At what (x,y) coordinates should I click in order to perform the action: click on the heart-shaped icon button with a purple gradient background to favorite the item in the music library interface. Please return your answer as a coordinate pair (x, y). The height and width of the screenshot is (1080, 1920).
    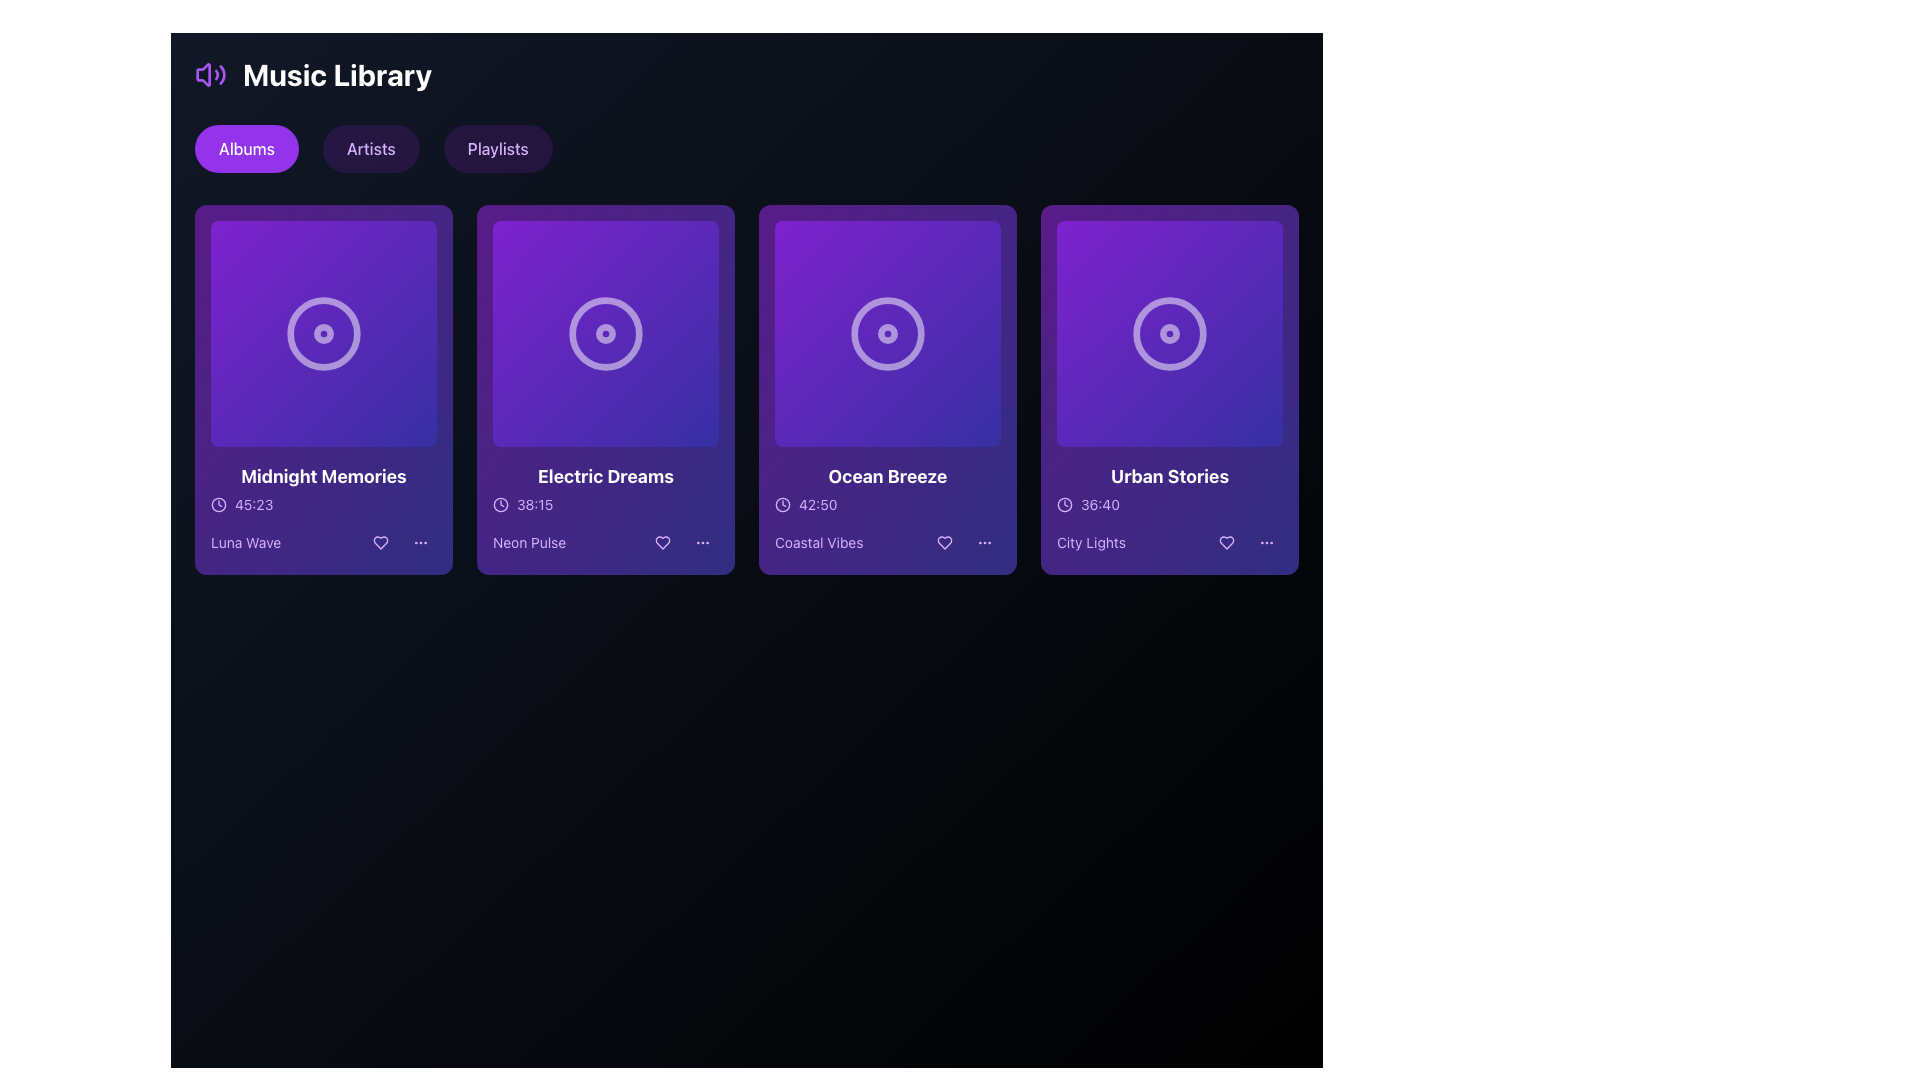
    Looking at the image, I should click on (1226, 543).